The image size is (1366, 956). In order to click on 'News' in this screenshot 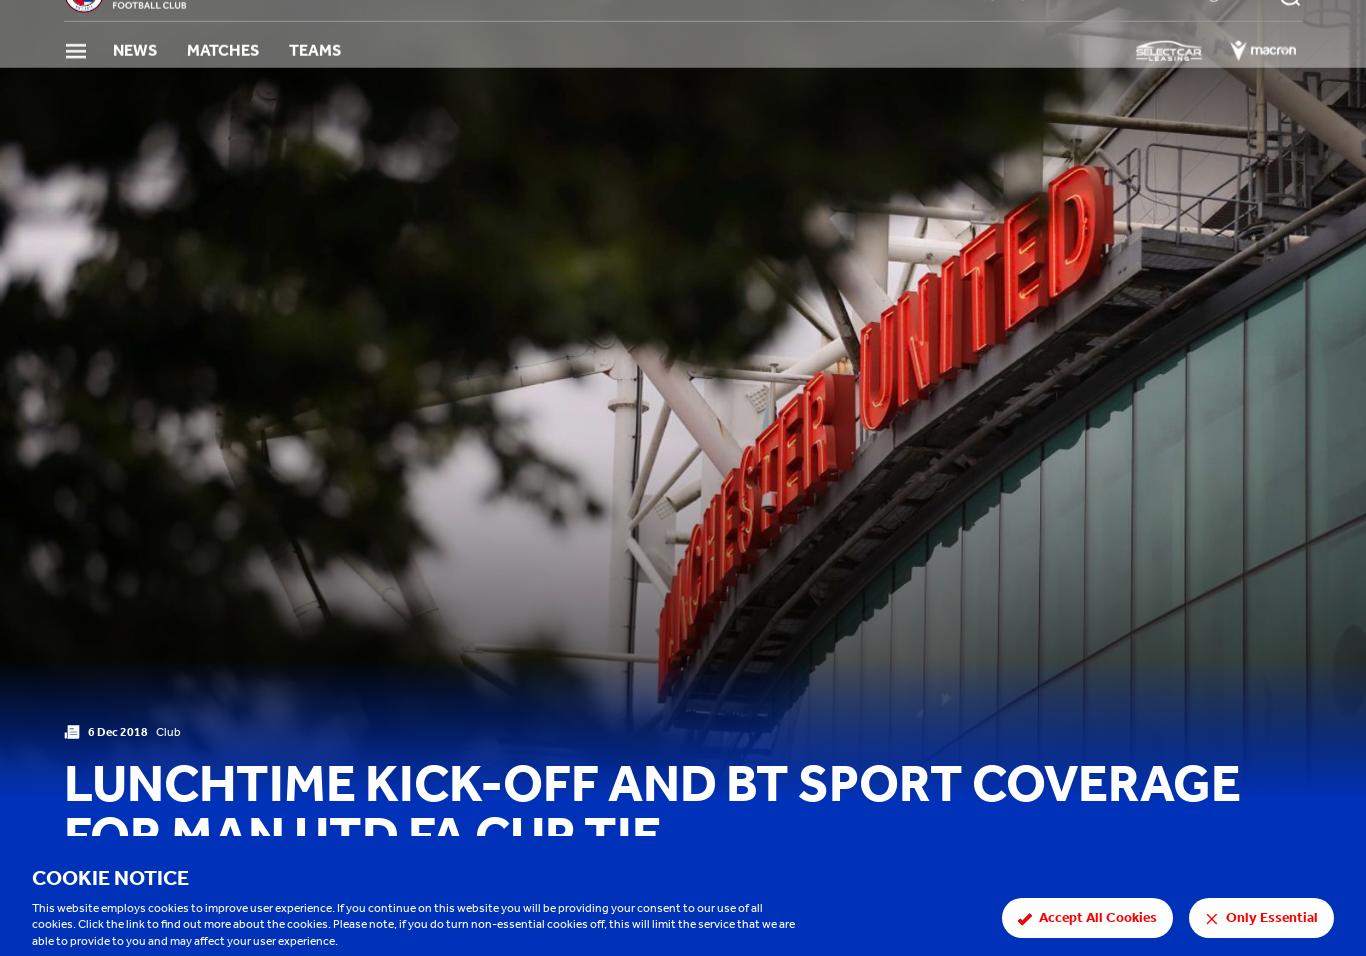, I will do `click(133, 81)`.